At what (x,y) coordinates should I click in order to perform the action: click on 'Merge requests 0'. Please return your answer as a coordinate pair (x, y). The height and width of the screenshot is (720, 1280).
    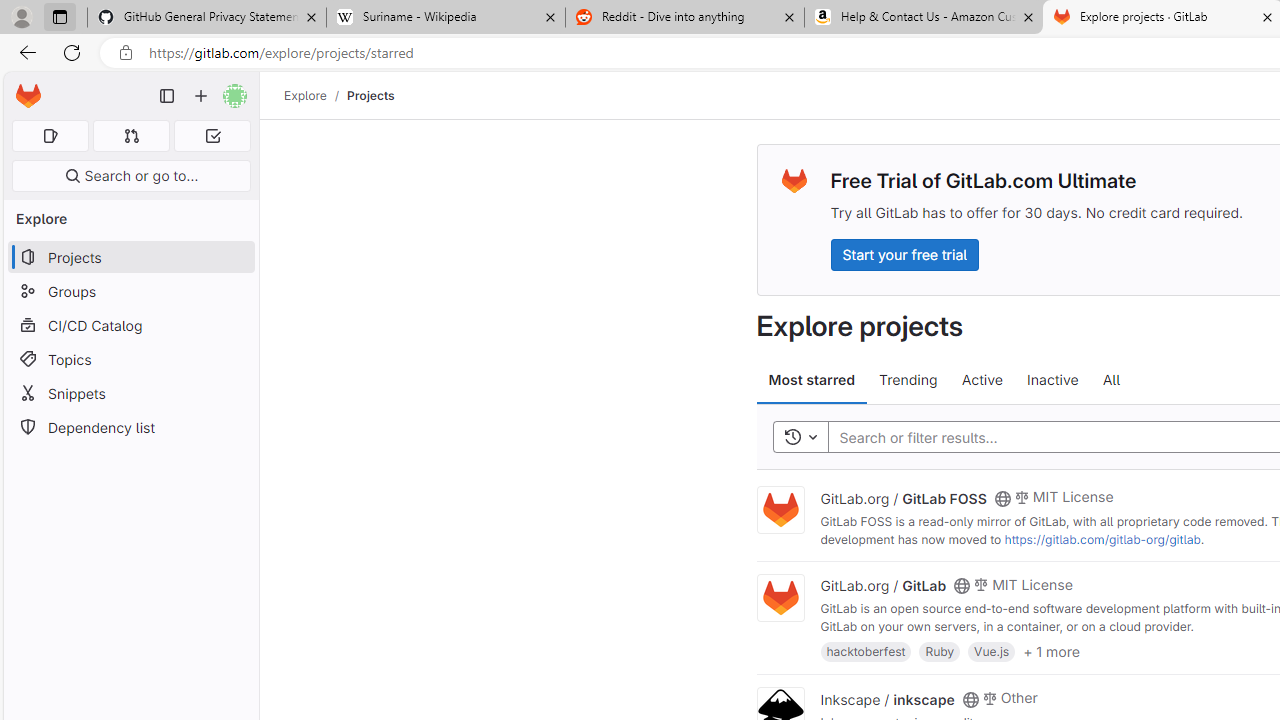
    Looking at the image, I should click on (130, 135).